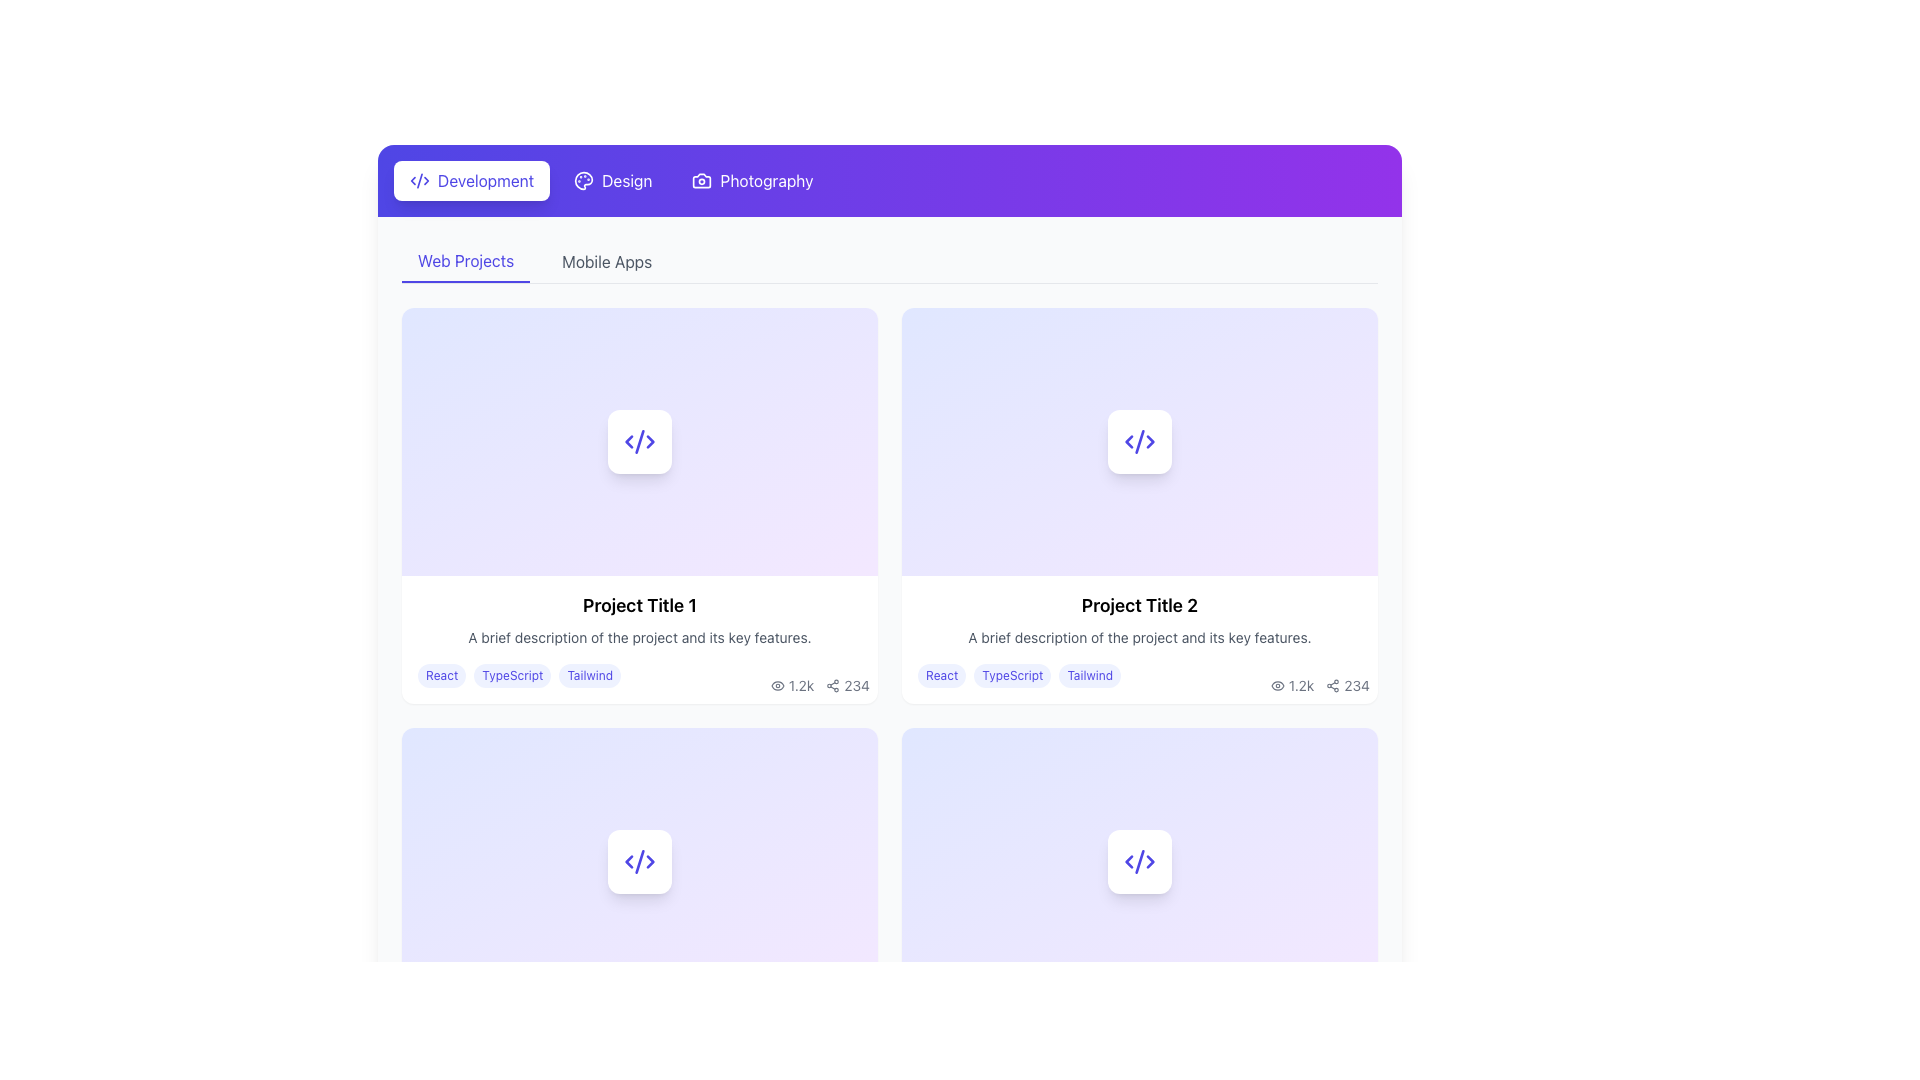 Image resolution: width=1920 pixels, height=1080 pixels. I want to click on the 'Mobile Apps' text link in the horizontal navigation bar, so click(605, 261).